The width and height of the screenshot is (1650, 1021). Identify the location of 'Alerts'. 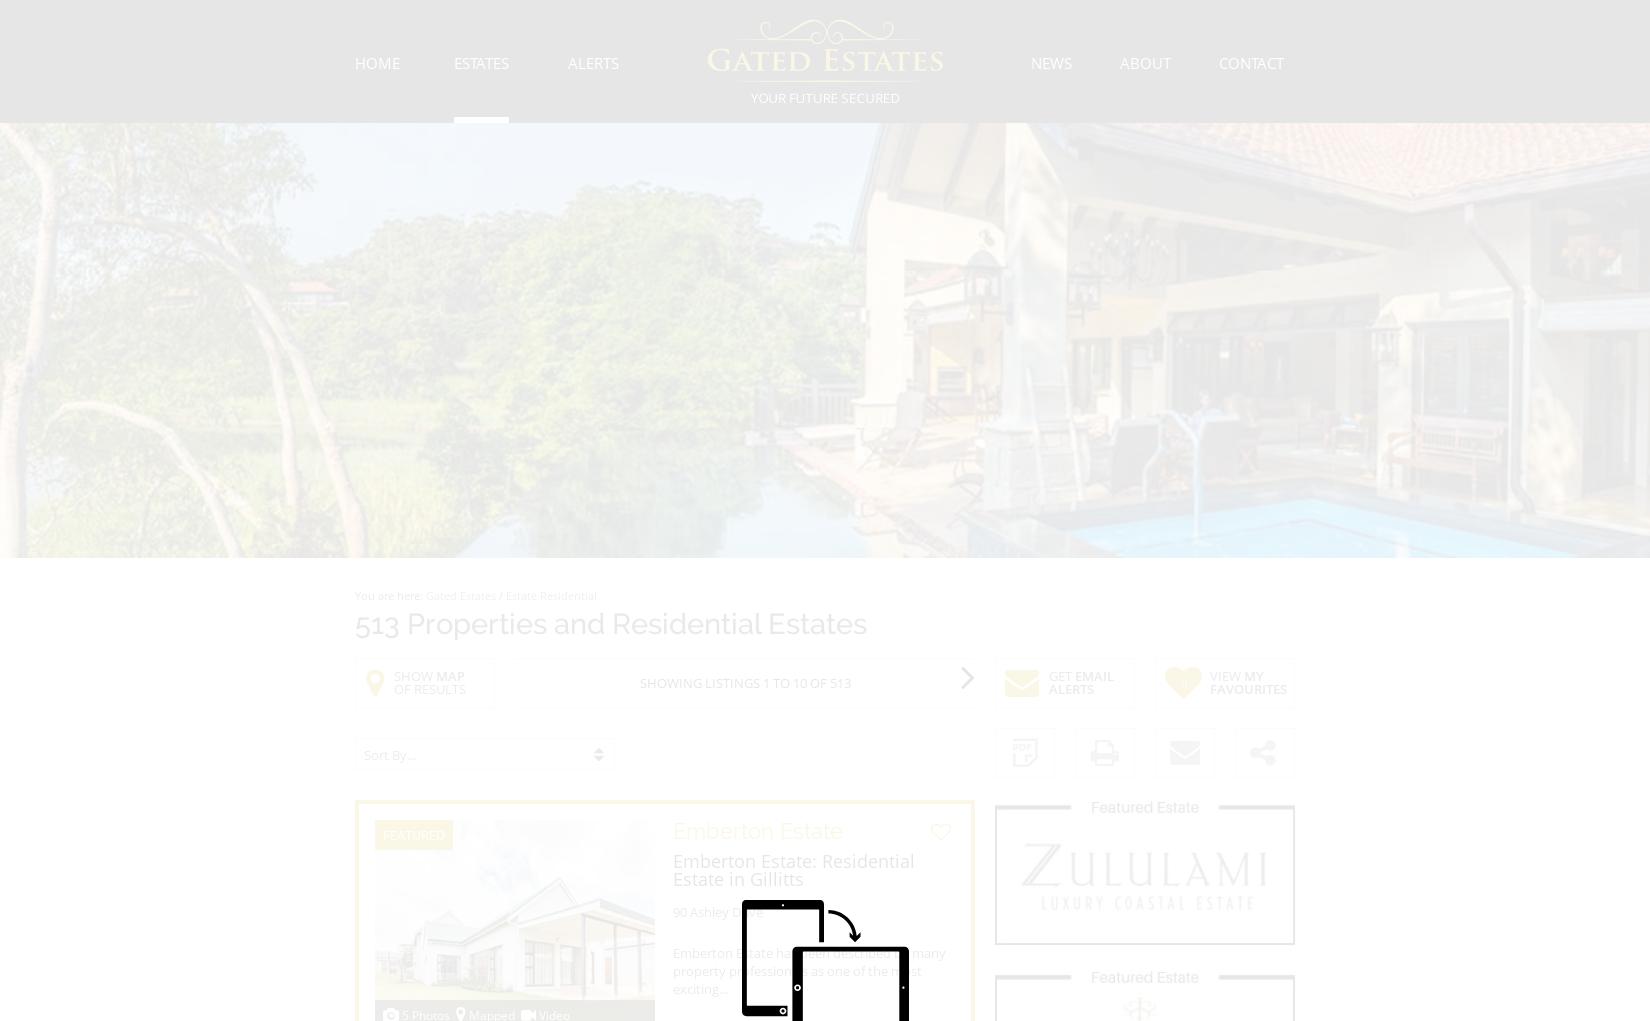
(592, 62).